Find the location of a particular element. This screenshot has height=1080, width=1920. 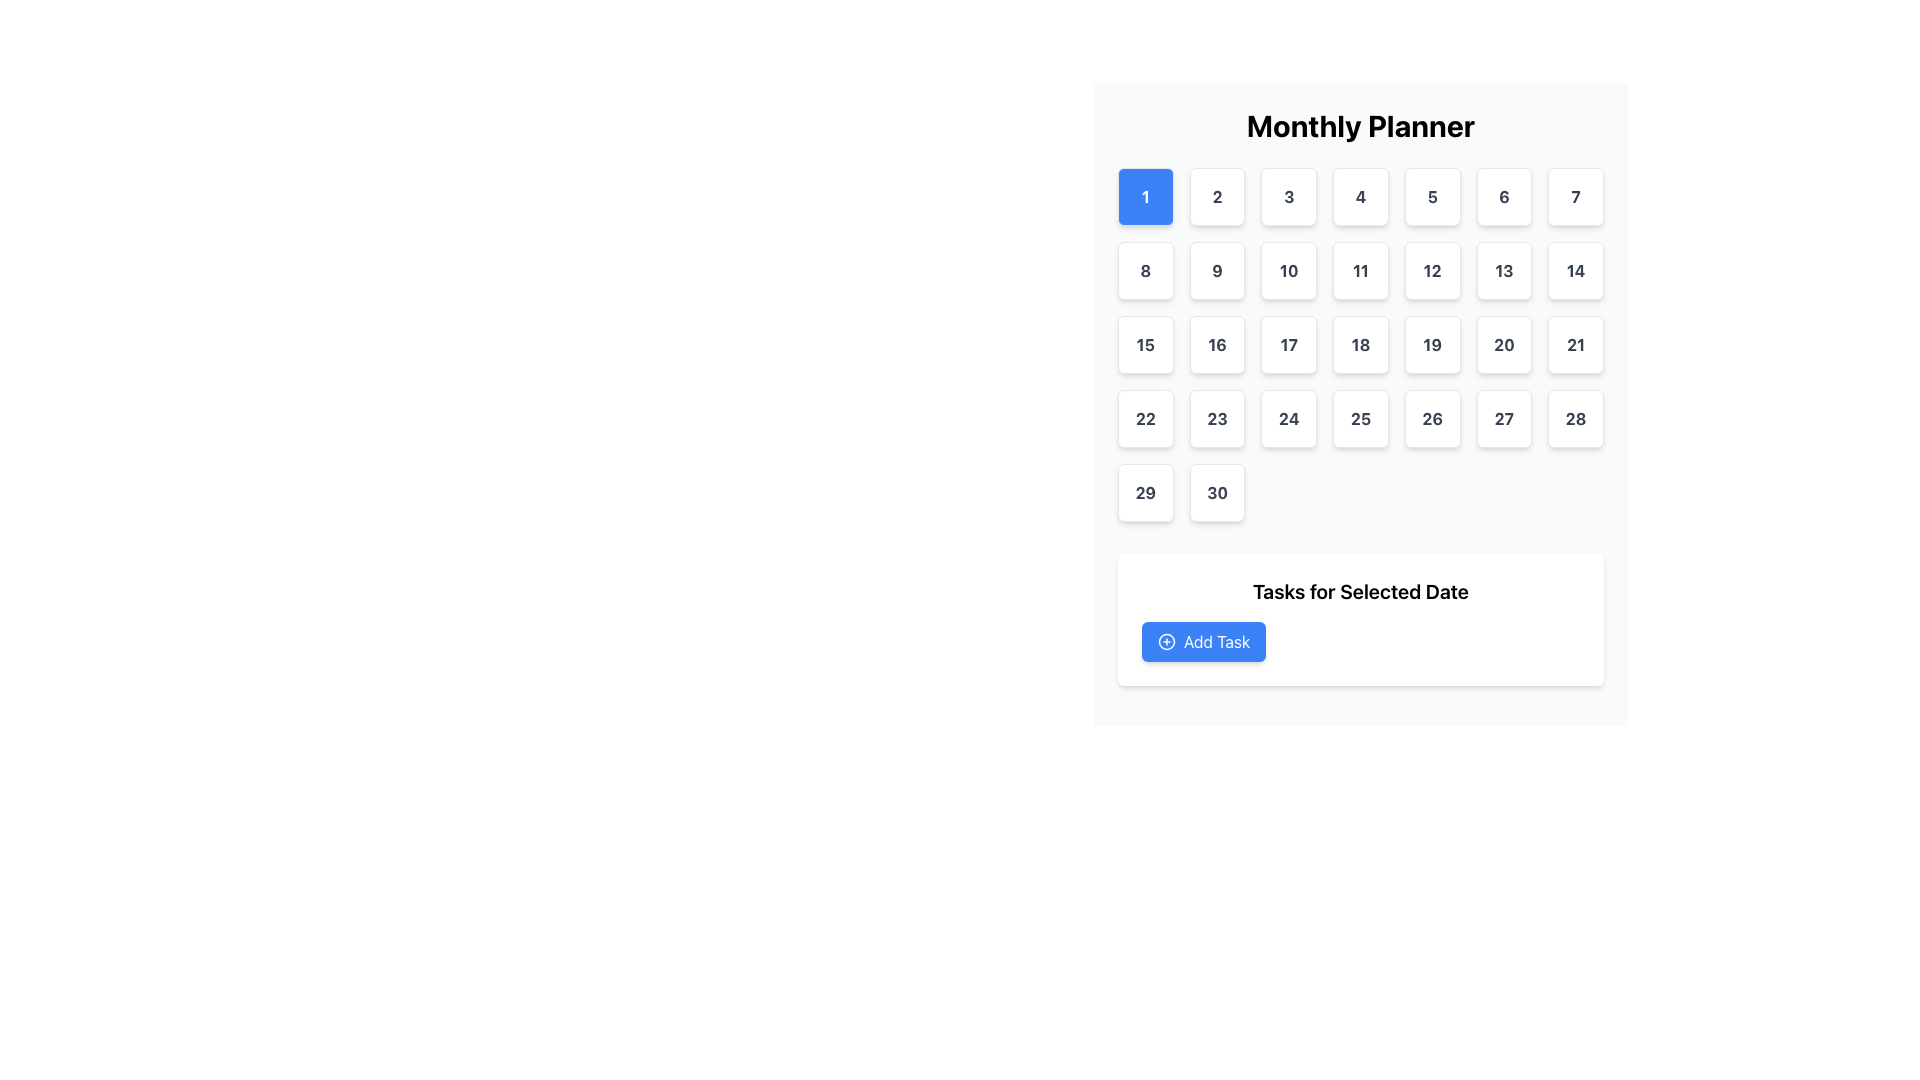

the square-shaped button labeled '23' with a white background and gray border in the 'Monthly Planner' interface is located at coordinates (1216, 418).